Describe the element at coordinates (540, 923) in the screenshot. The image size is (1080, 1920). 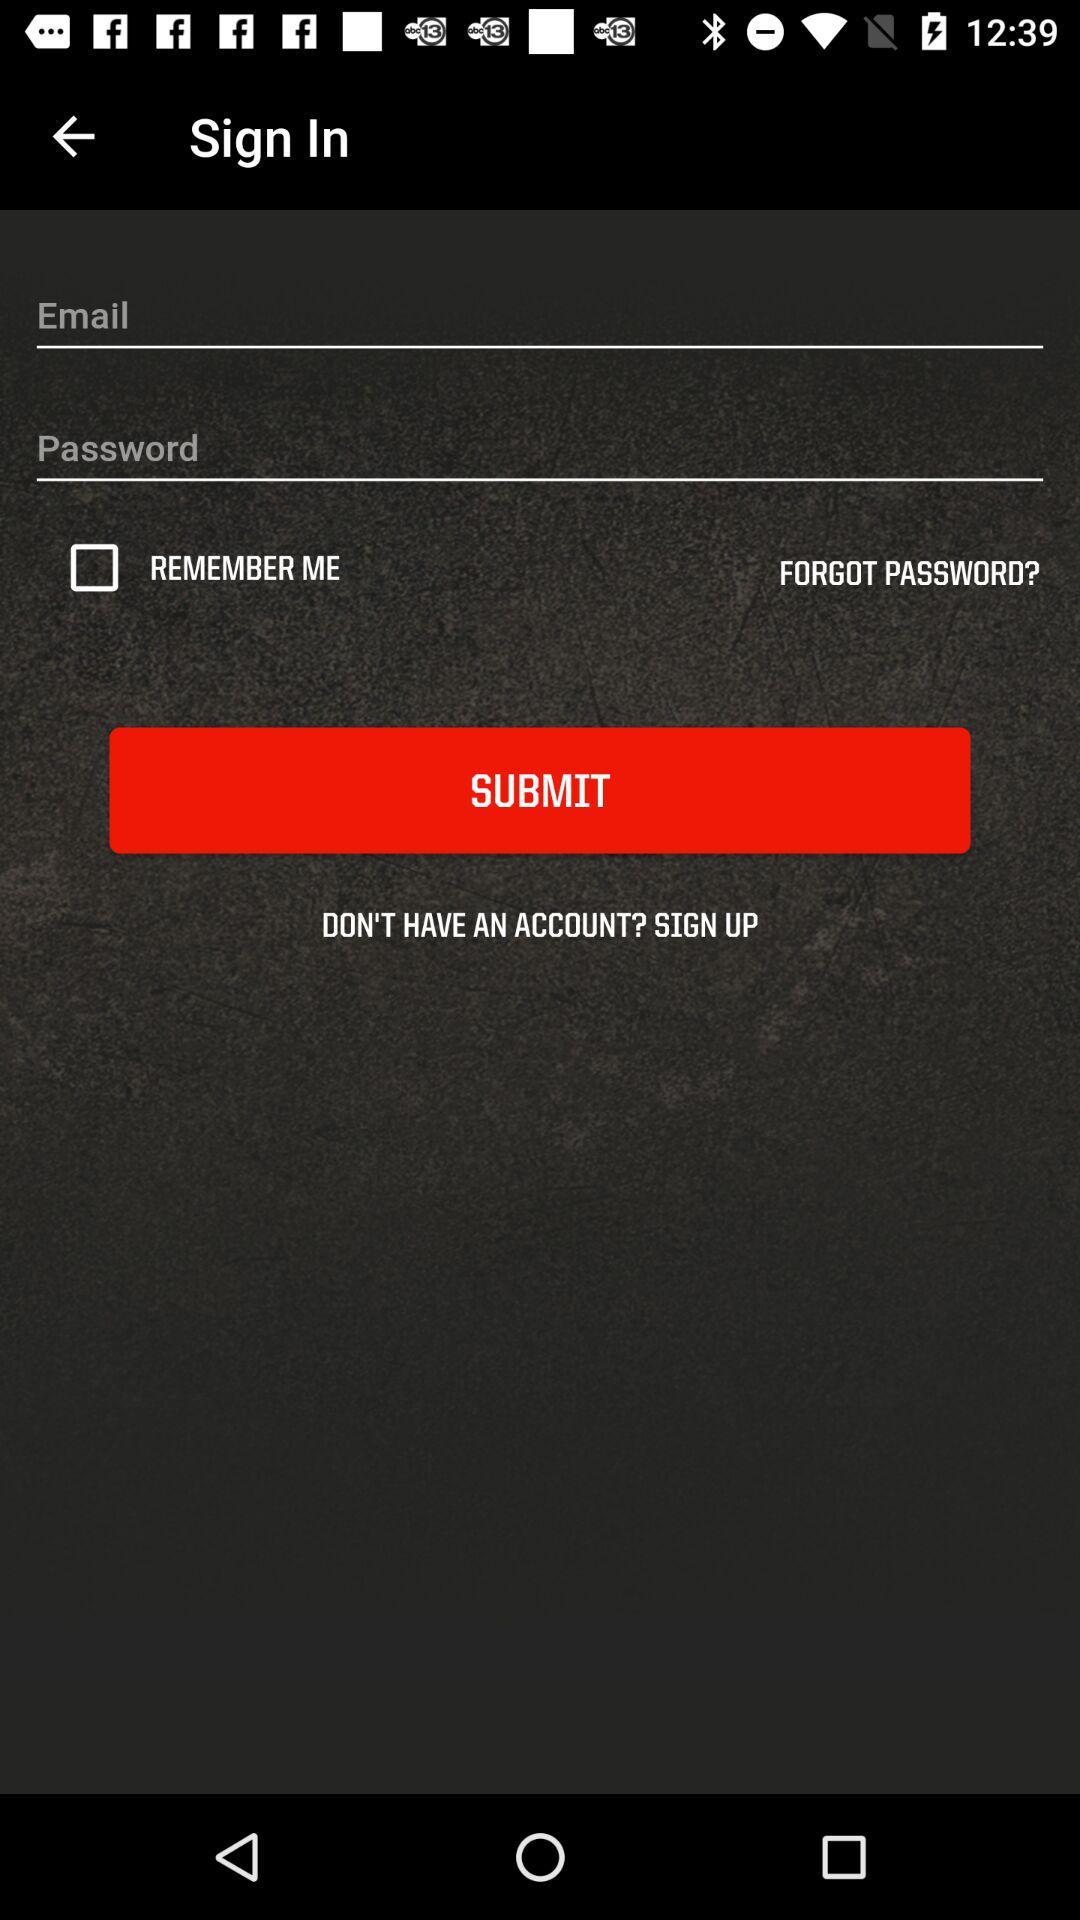
I see `don t have item` at that location.